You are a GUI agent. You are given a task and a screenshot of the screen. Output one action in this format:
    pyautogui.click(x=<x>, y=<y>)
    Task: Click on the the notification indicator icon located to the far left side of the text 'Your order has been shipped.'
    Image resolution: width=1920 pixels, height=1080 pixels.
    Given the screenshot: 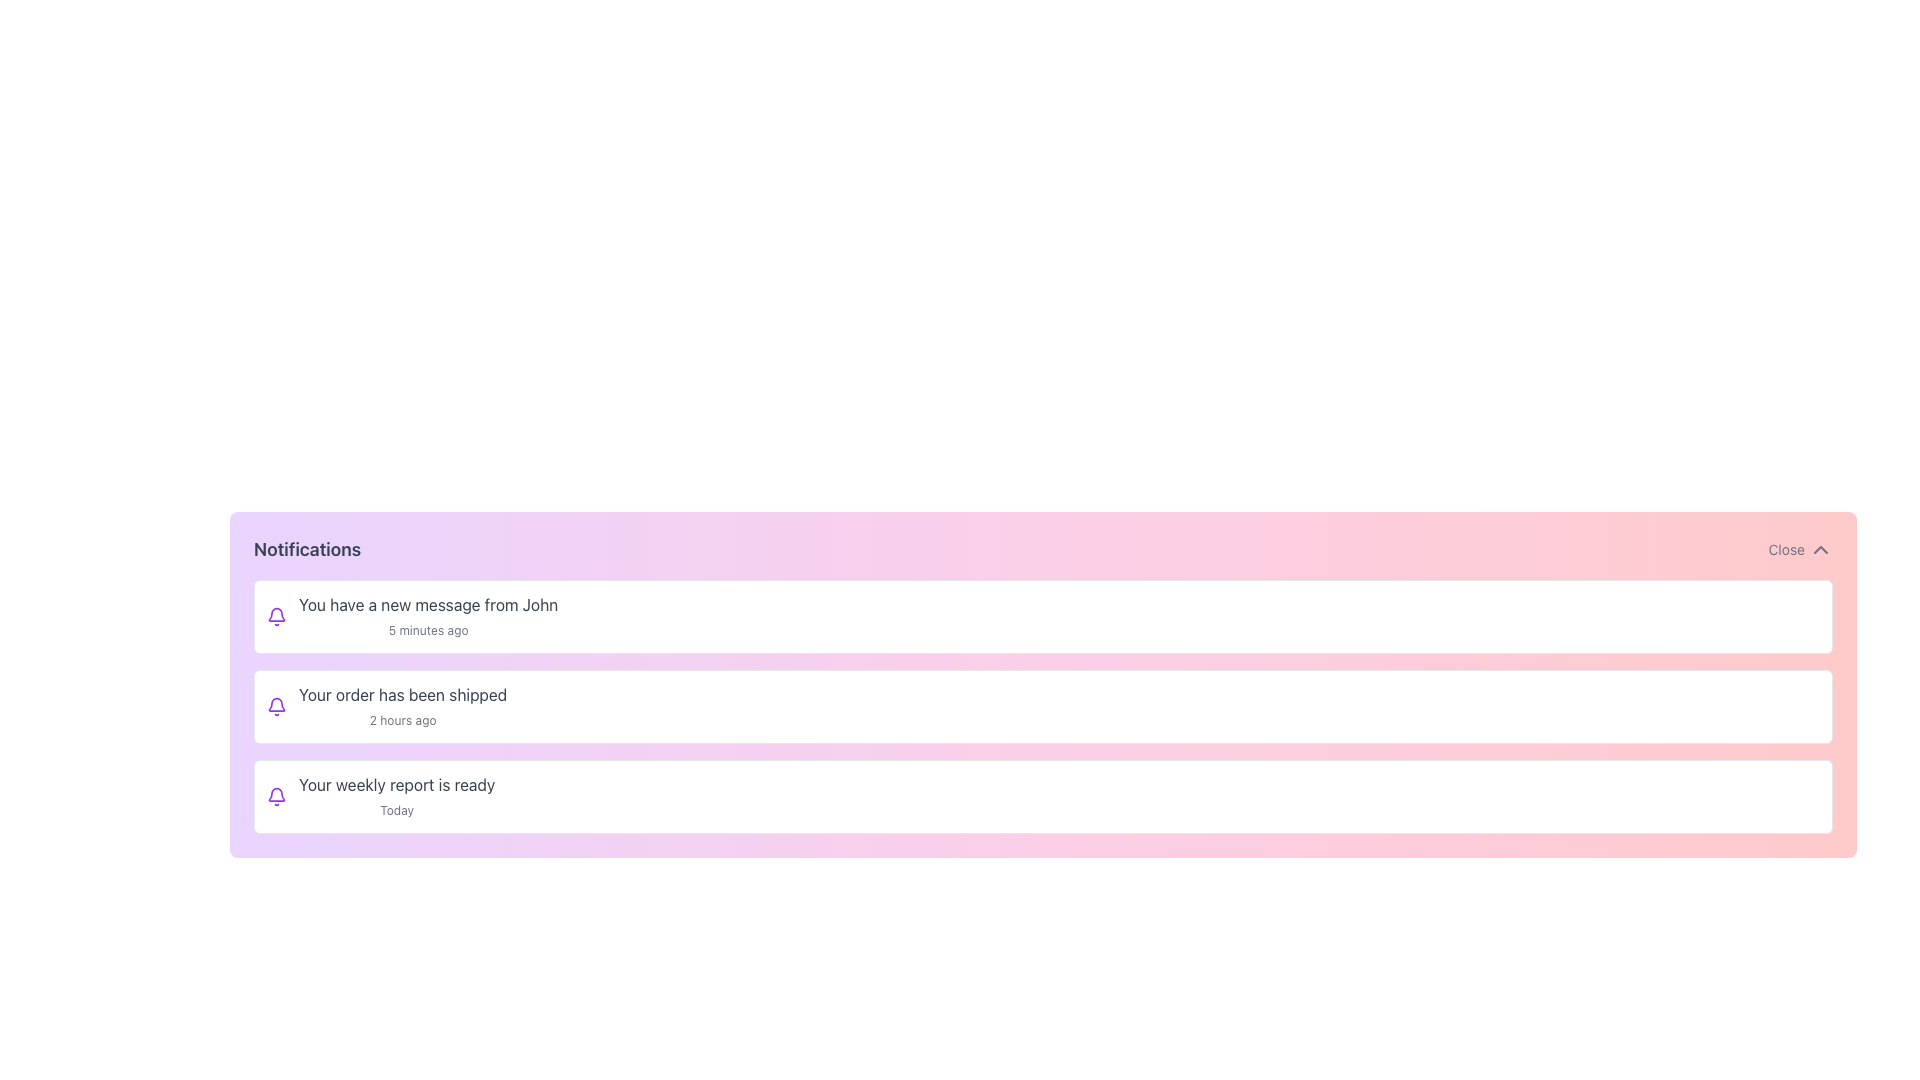 What is the action you would take?
    pyautogui.click(x=276, y=705)
    